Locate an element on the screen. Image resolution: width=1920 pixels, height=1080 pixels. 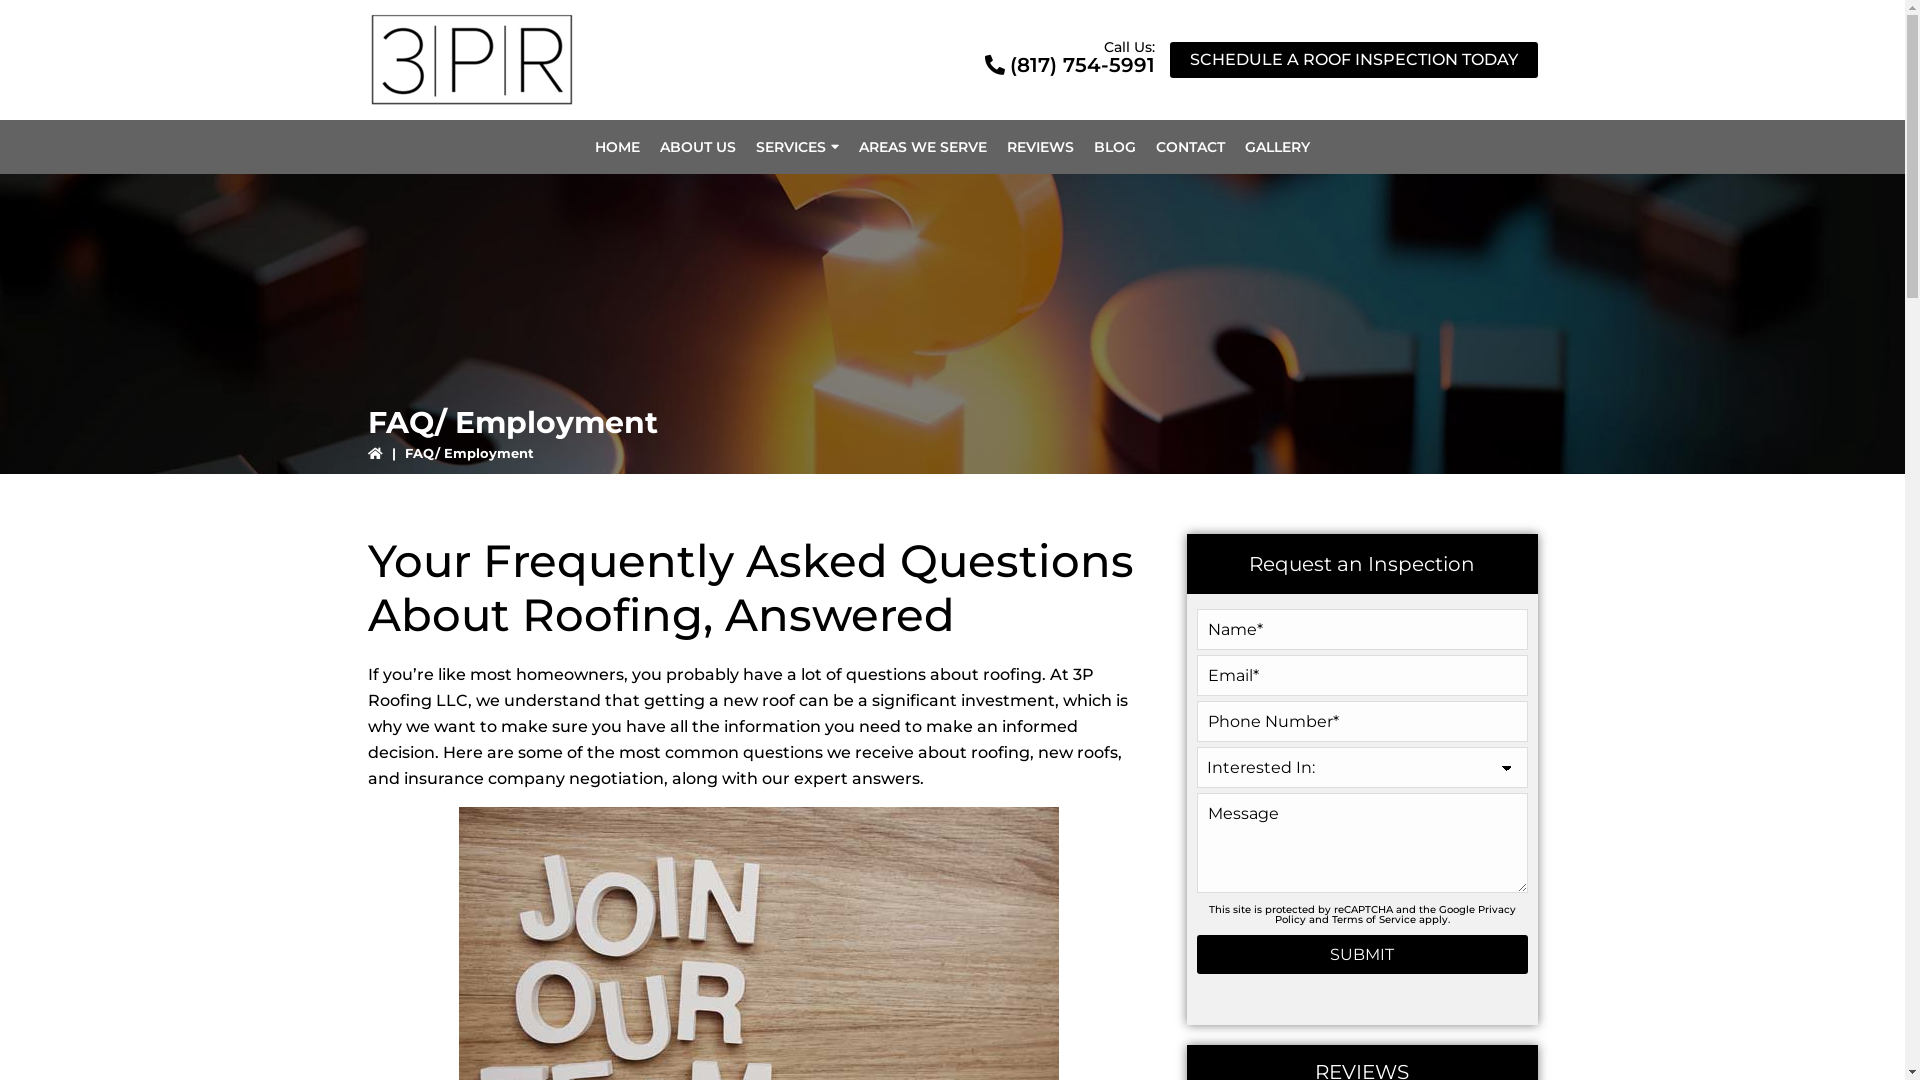
'3PR Roofing Company' is located at coordinates (470, 59).